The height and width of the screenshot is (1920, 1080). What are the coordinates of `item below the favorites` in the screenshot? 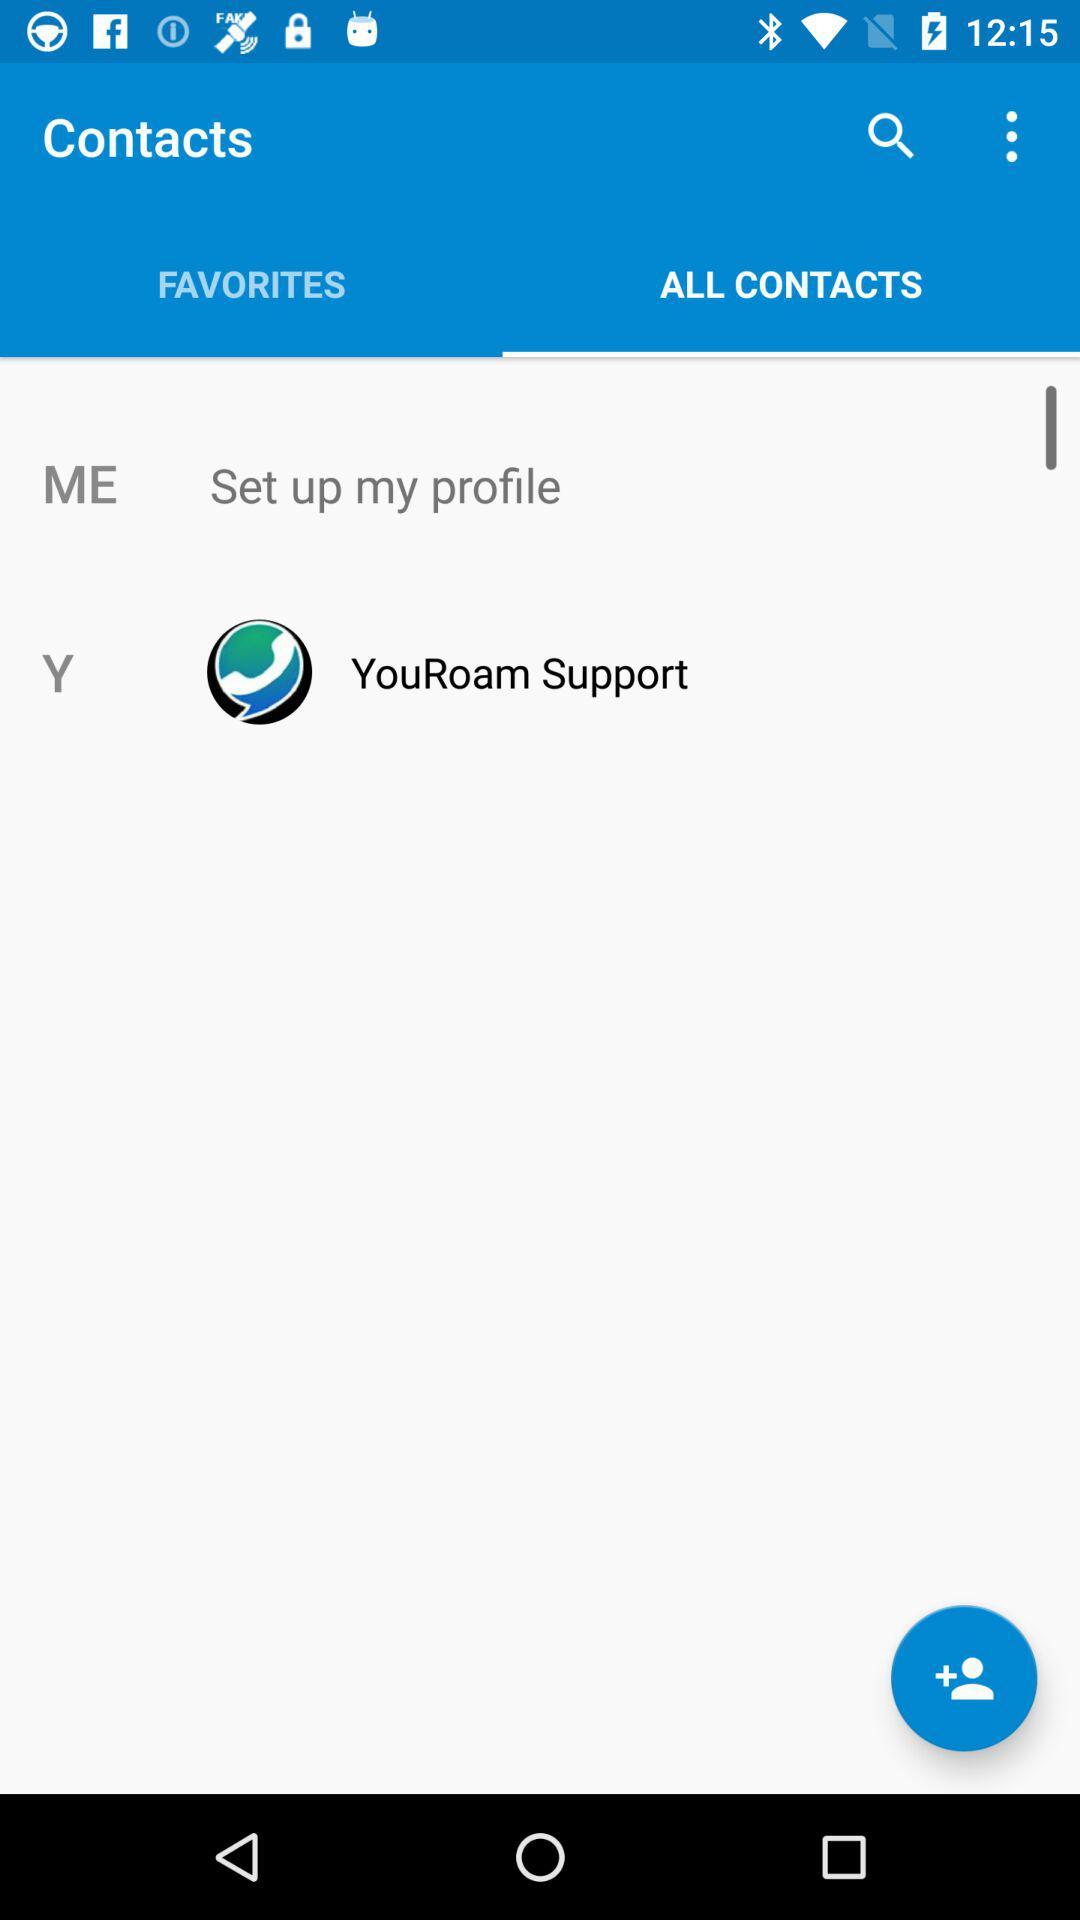 It's located at (582, 485).